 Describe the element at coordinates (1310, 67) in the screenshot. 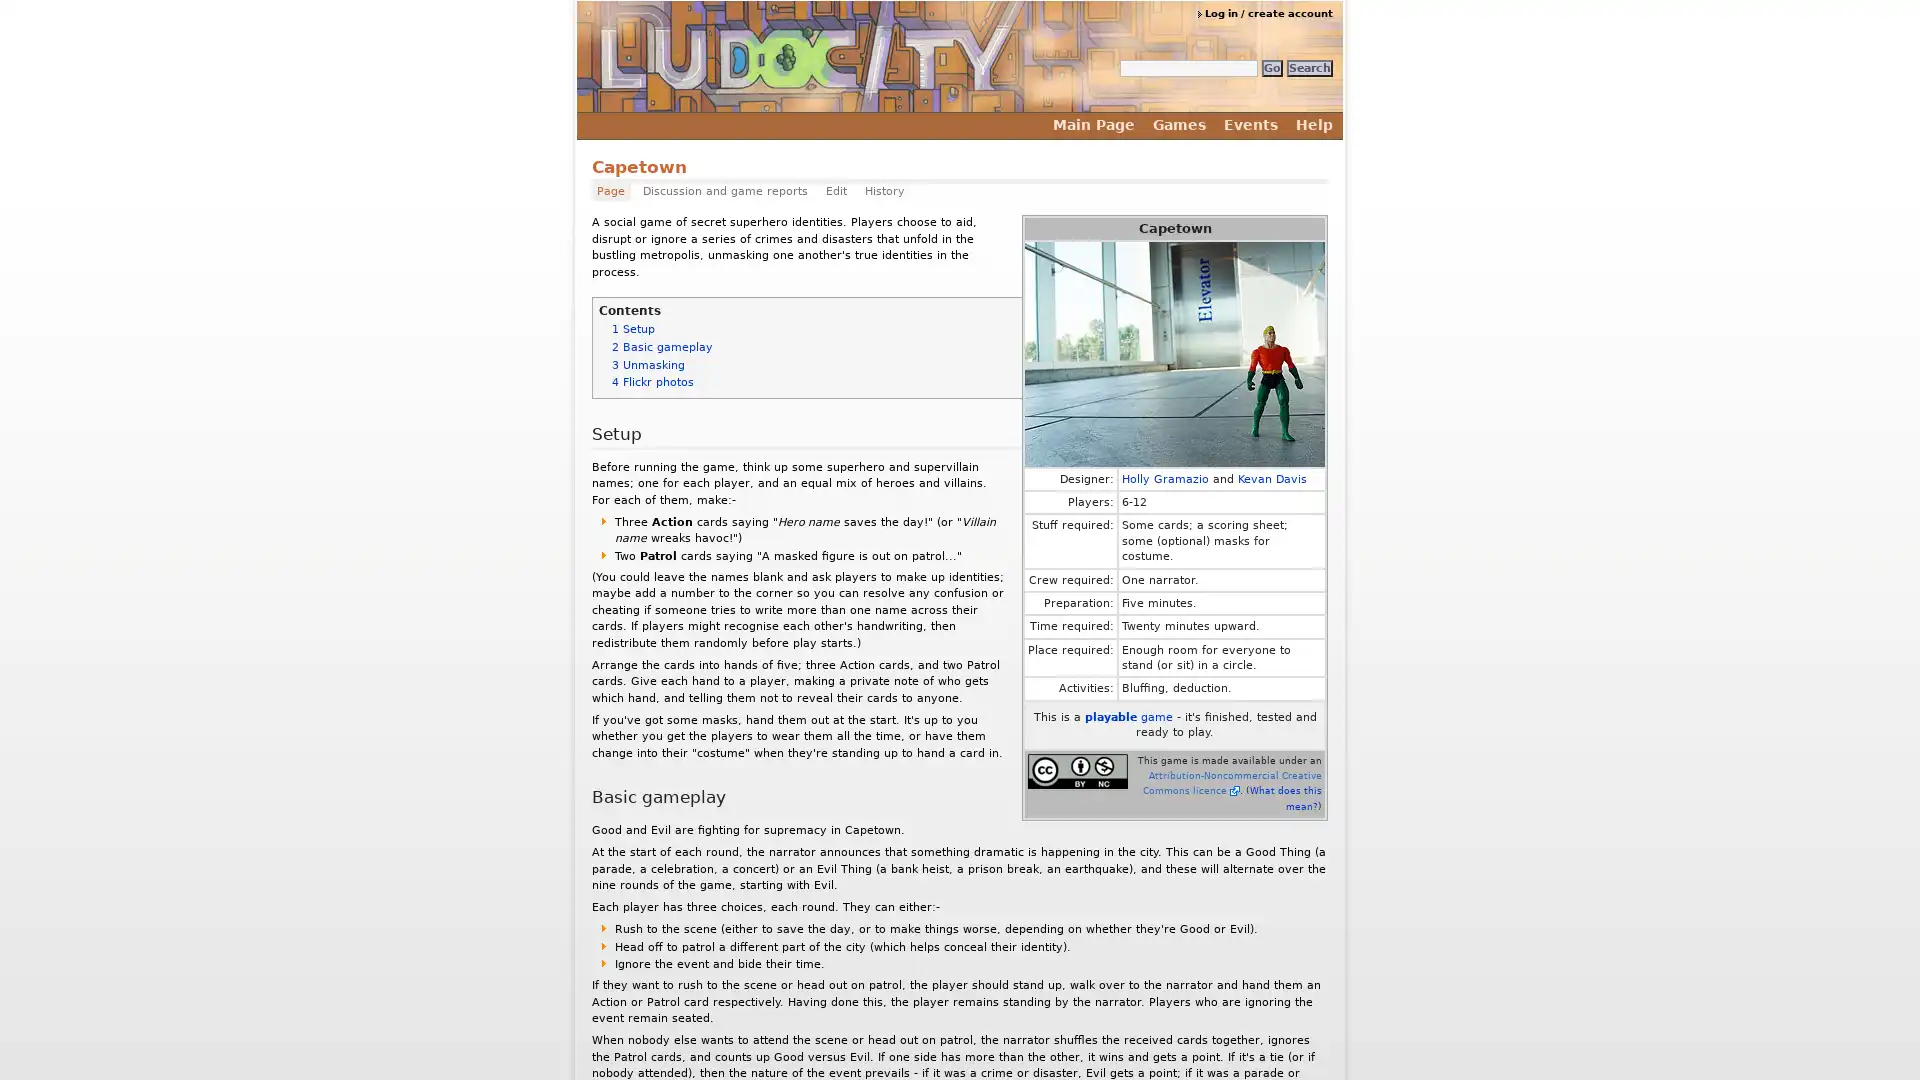

I see `Search` at that location.